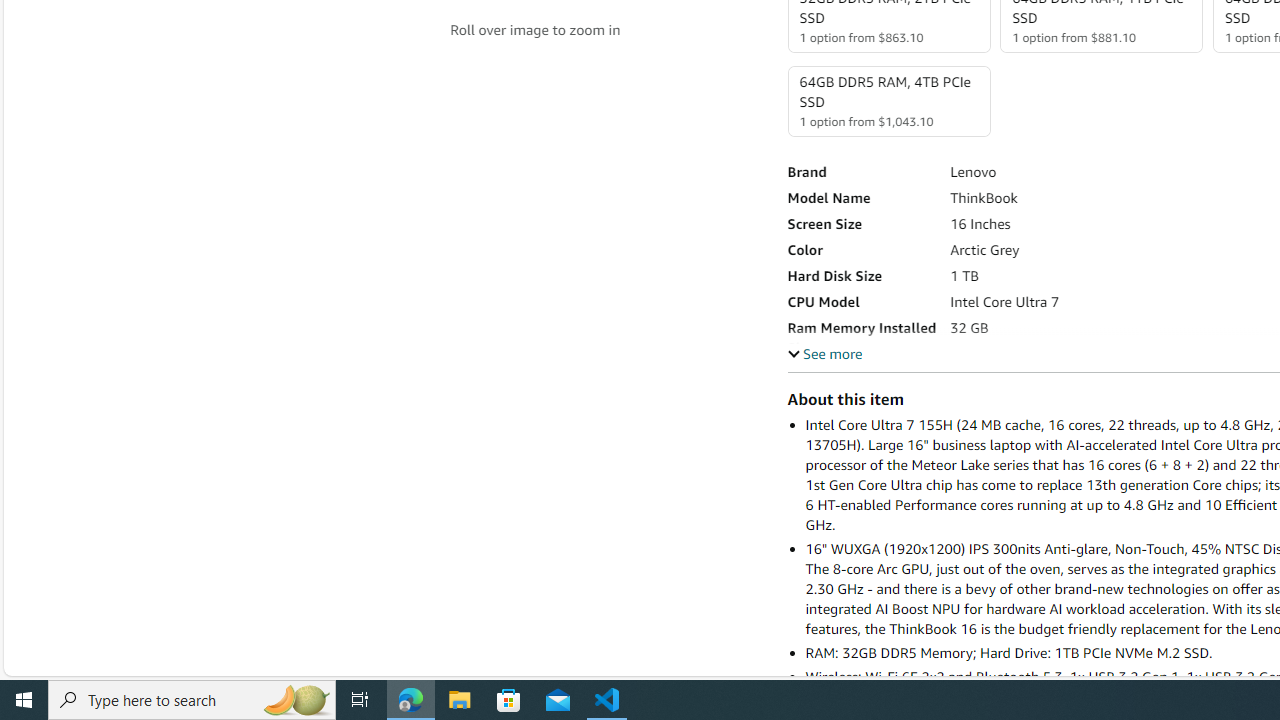 The width and height of the screenshot is (1280, 720). Describe the element at coordinates (887, 101) in the screenshot. I see `'64GB DDR5 RAM, 4TB PCIe SSD 1 option from $1,043.10'` at that location.